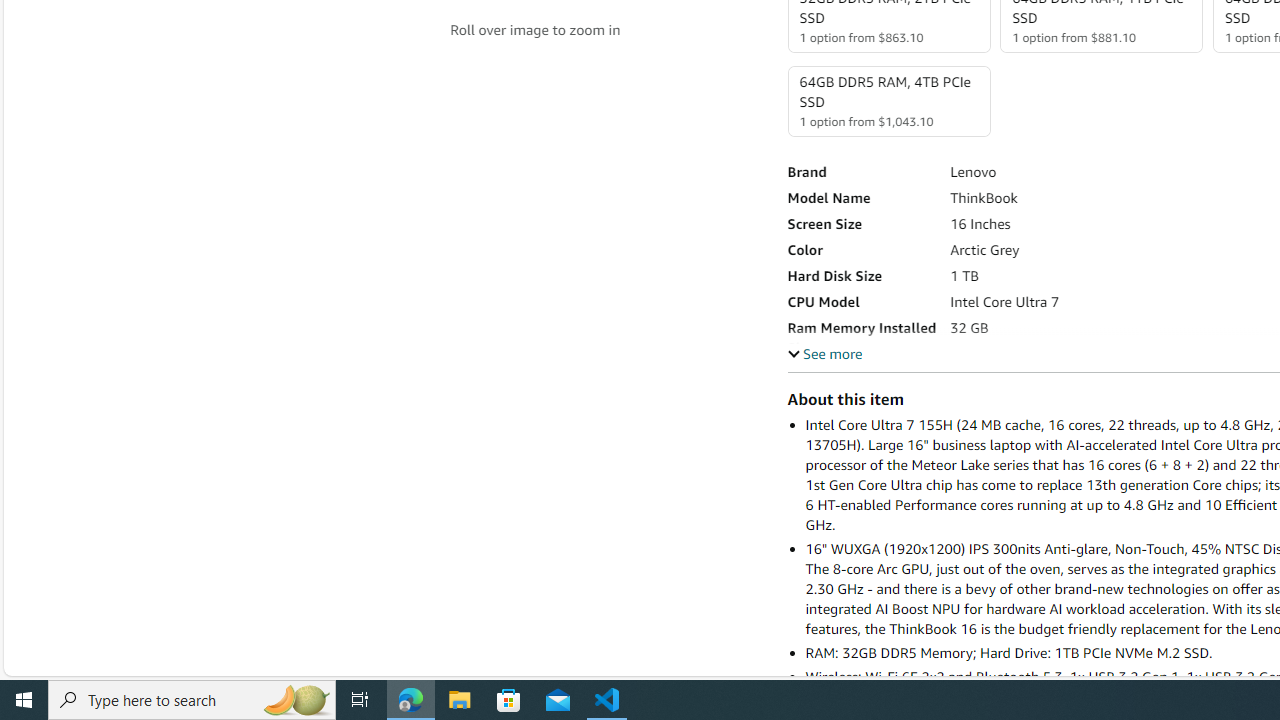 The width and height of the screenshot is (1280, 720). Describe the element at coordinates (887, 101) in the screenshot. I see `'64GB DDR5 RAM, 4TB PCIe SSD 1 option from $1,043.10'` at that location.